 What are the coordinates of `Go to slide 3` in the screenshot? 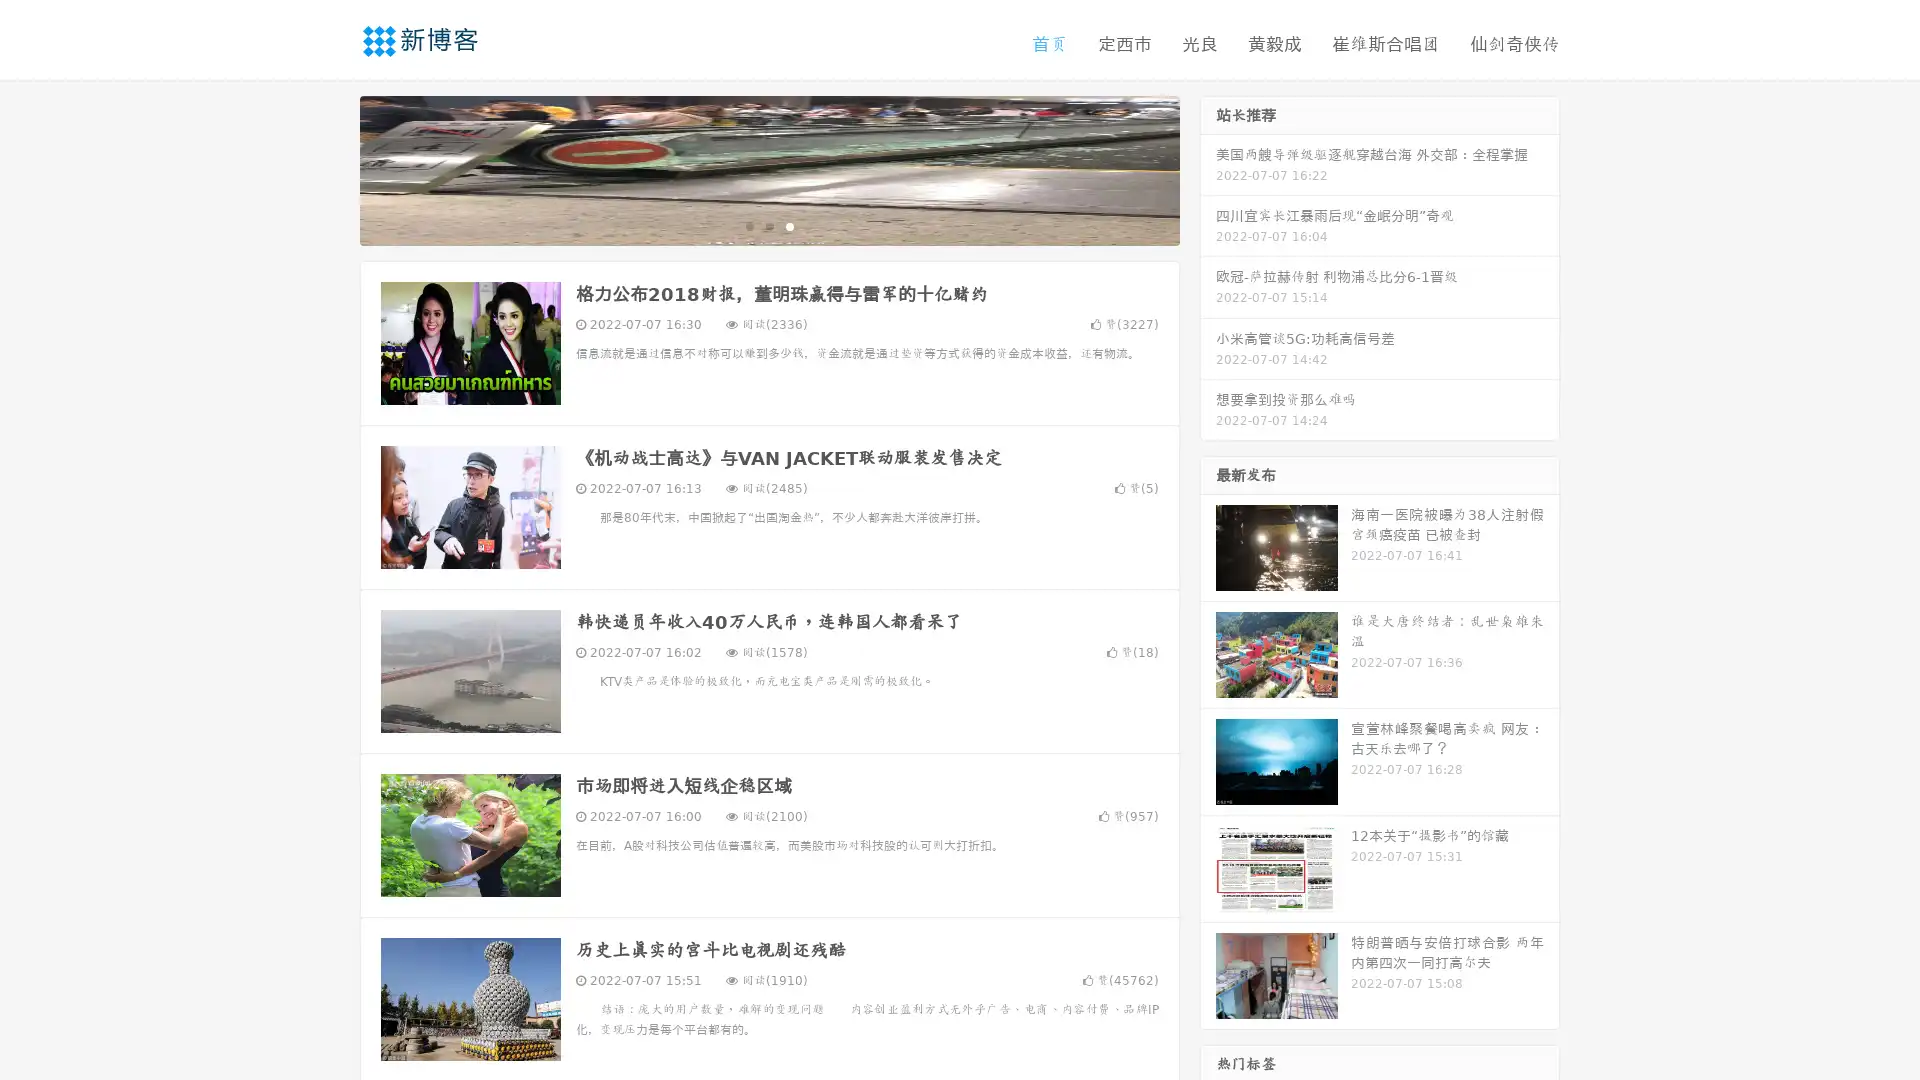 It's located at (789, 225).